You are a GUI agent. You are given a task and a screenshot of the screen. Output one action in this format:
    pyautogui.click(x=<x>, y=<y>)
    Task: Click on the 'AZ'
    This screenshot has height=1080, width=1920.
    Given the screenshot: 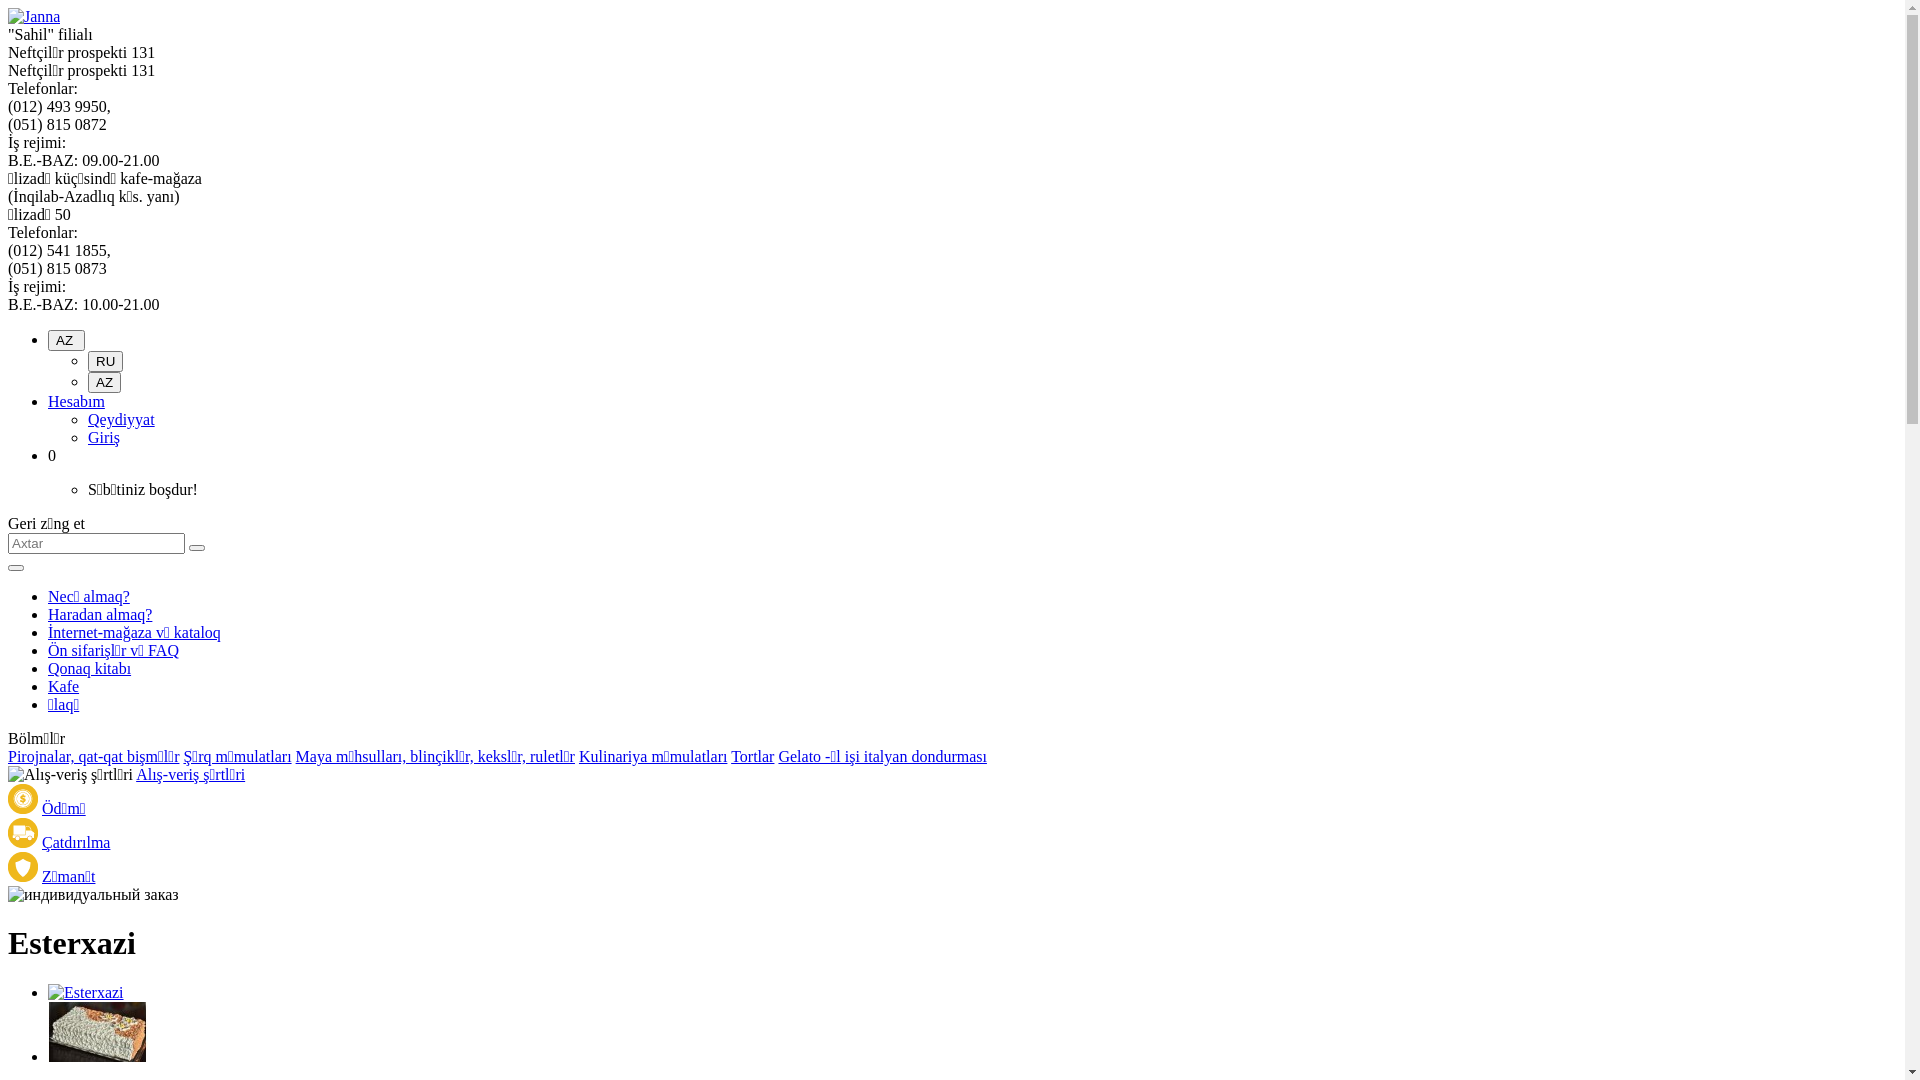 What is the action you would take?
    pyautogui.click(x=103, y=382)
    